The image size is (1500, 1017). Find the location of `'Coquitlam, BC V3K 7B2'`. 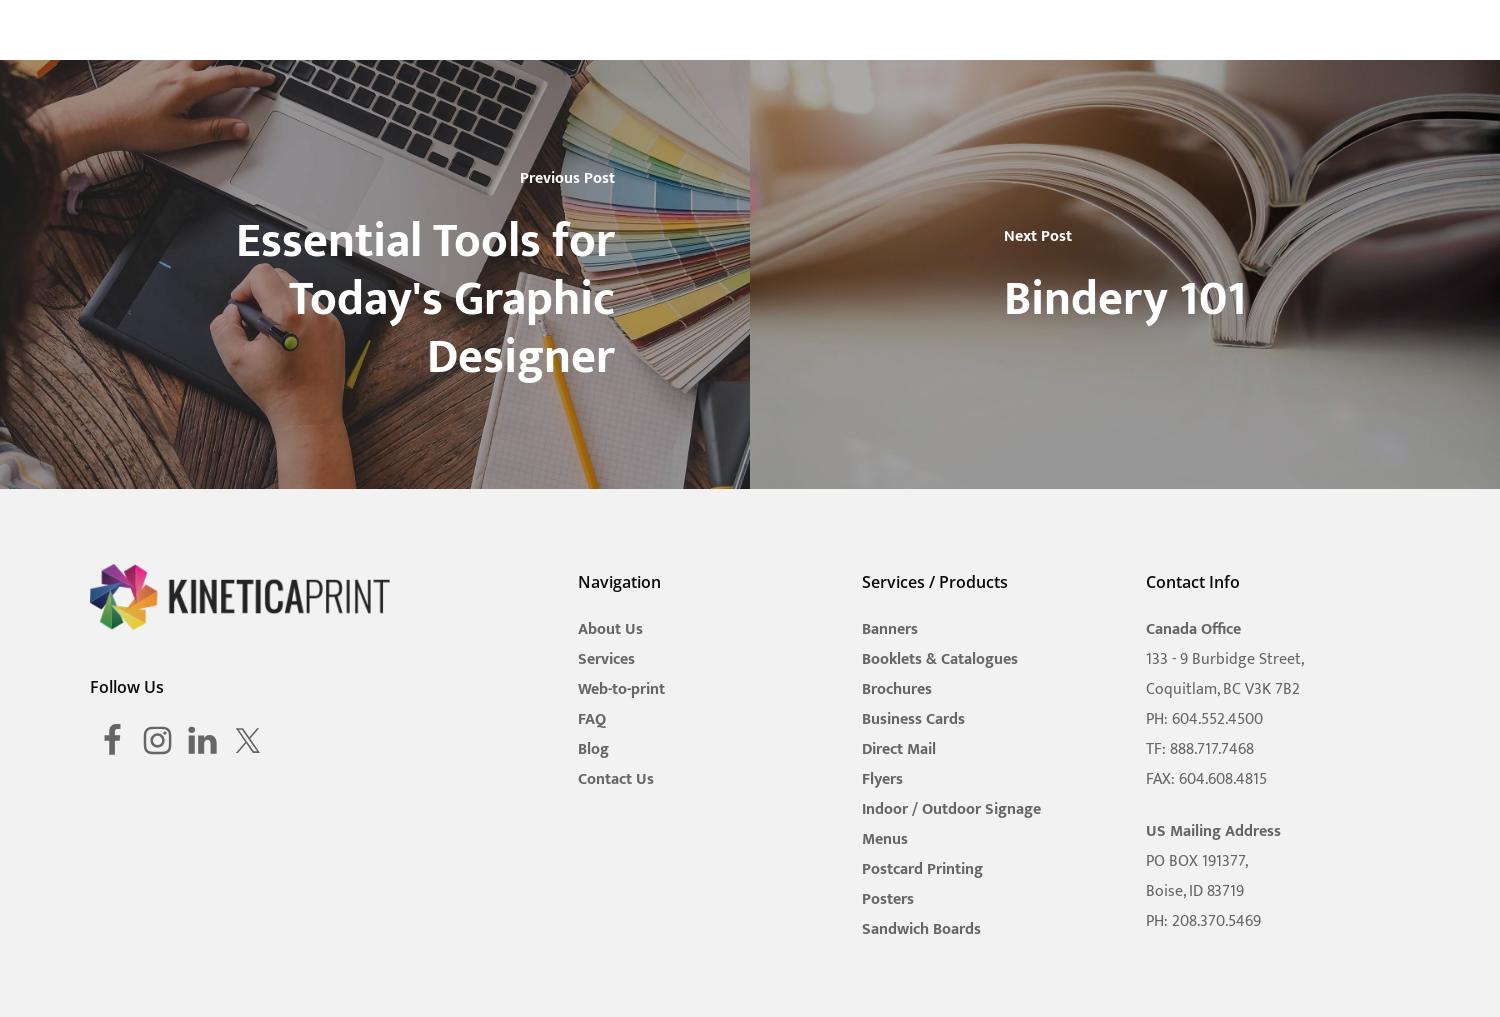

'Coquitlam, BC V3K 7B2' is located at coordinates (1144, 688).